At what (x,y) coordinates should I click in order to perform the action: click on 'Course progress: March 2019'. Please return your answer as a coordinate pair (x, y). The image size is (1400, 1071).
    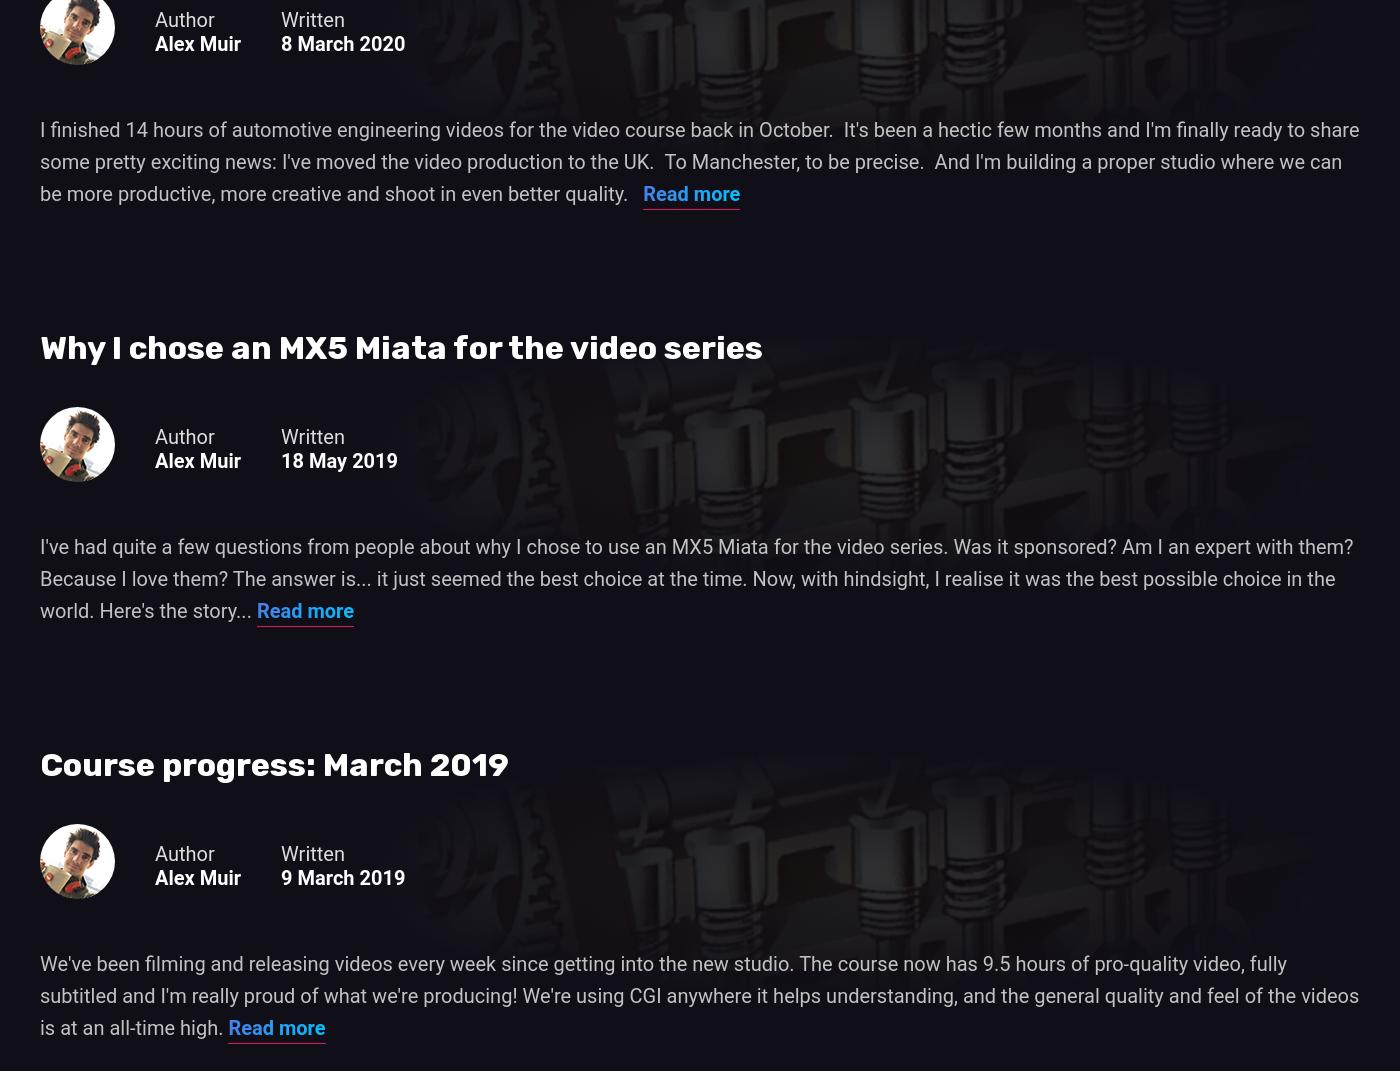
    Looking at the image, I should click on (274, 765).